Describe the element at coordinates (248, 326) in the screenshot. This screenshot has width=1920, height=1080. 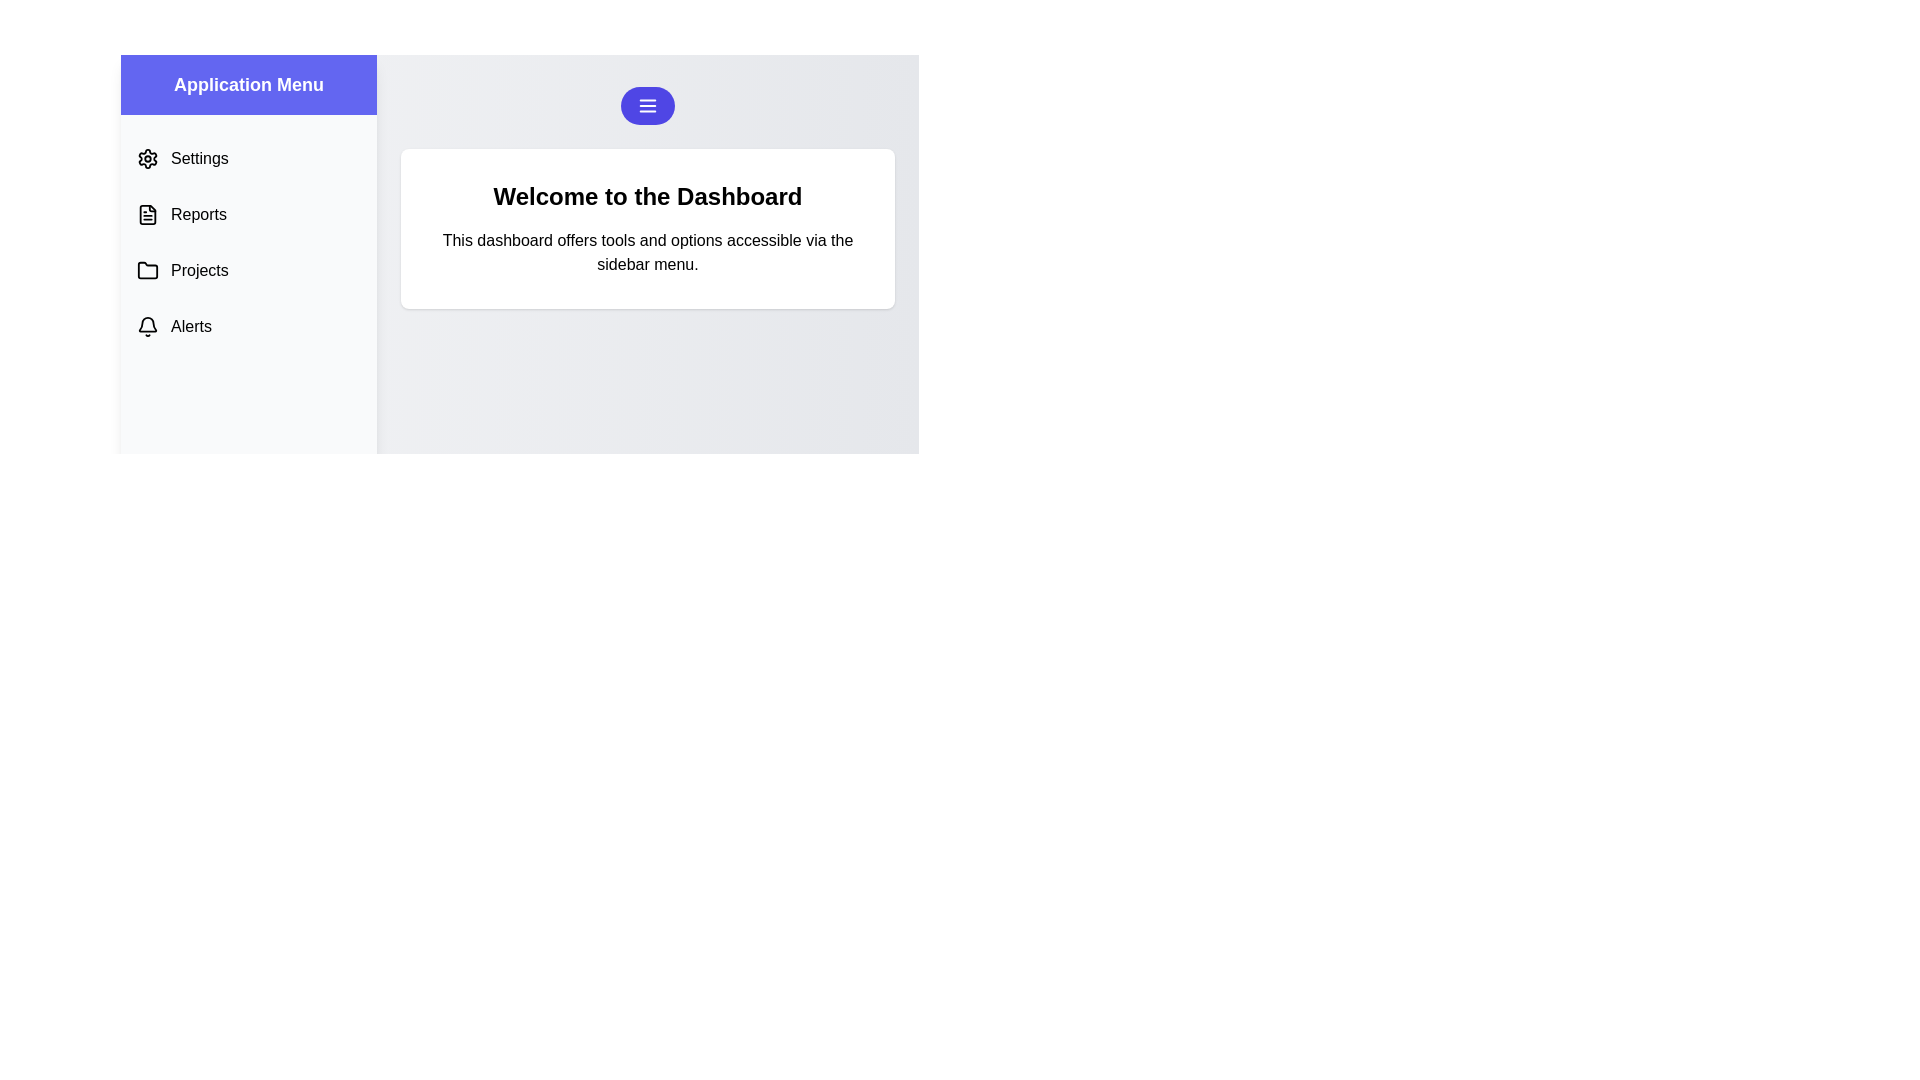
I see `the menu option labeled 'Alerts' to see its hover effect` at that location.